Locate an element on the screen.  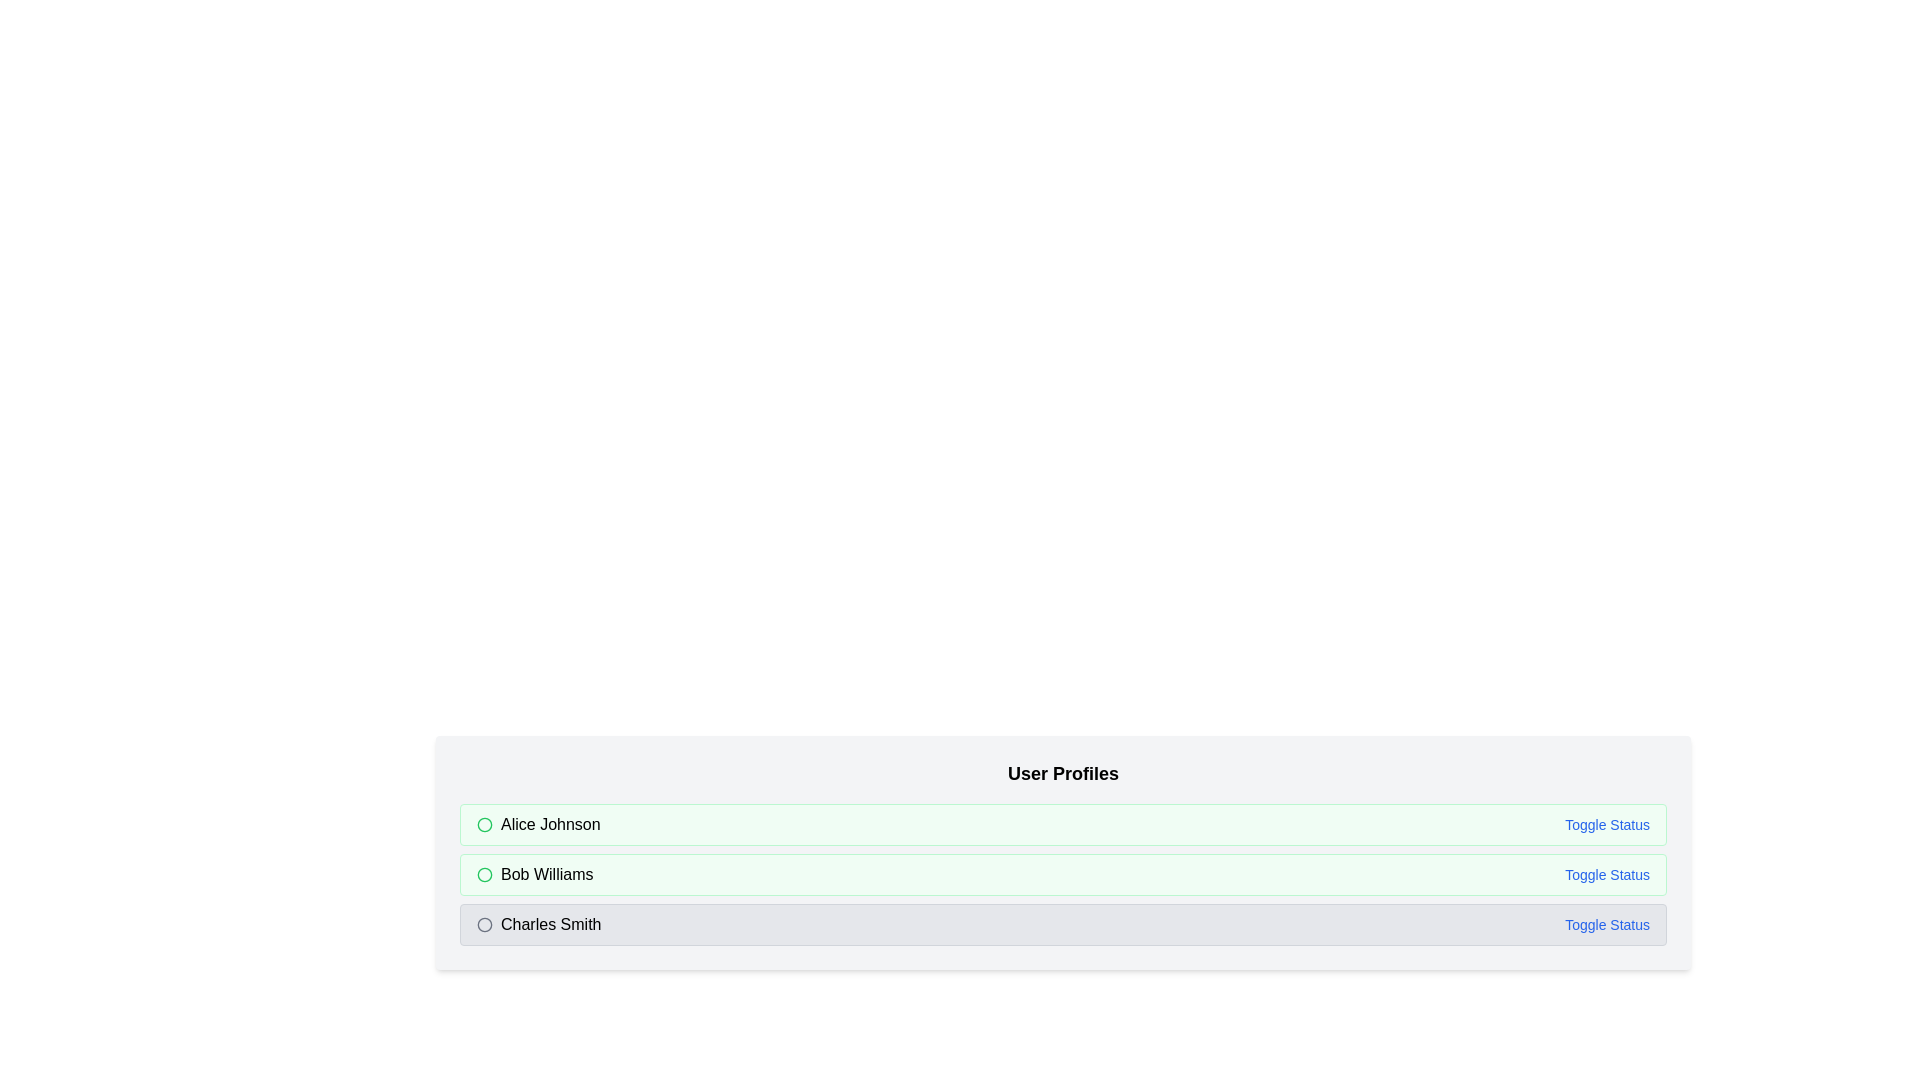
the text label displaying 'Alice Johnson', which is located in the first row of user profiles, to the left of the 'Toggle Status' button and to the right of a small green circular icon is located at coordinates (550, 825).